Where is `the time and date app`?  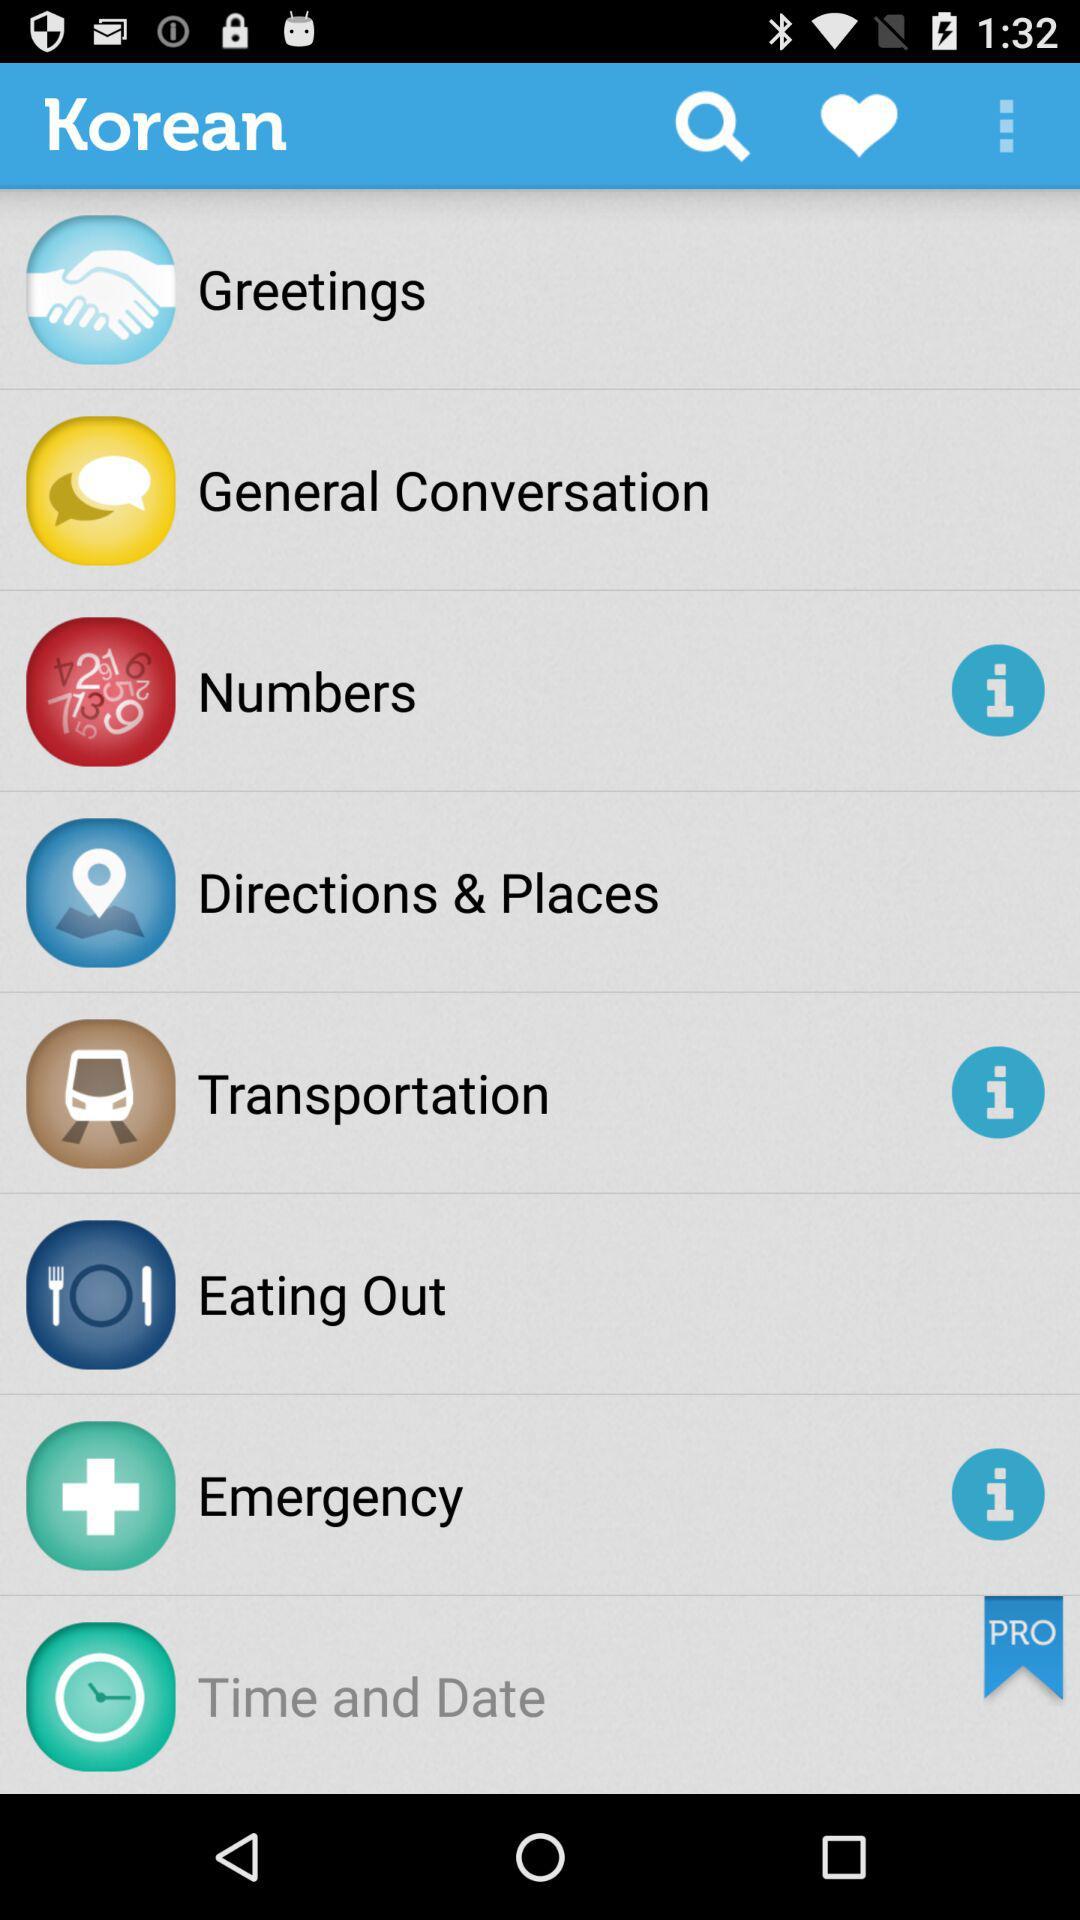 the time and date app is located at coordinates (371, 1694).